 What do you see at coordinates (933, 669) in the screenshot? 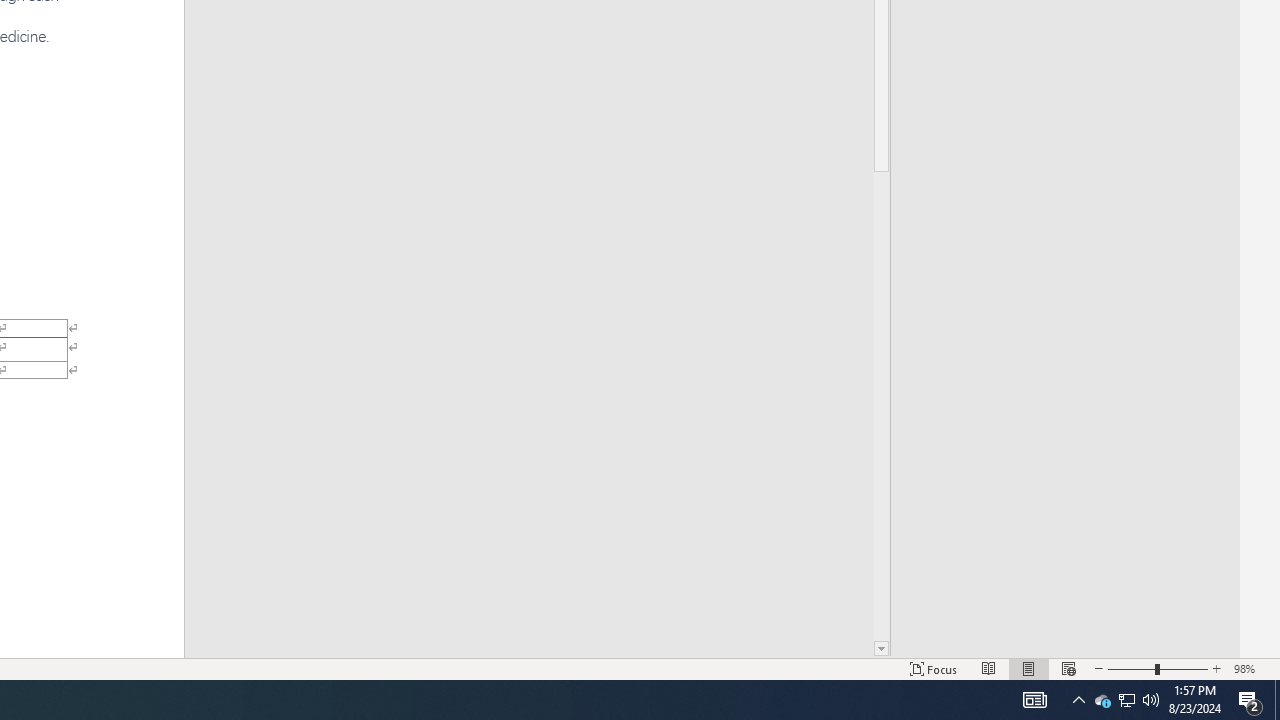
I see `'Focus '` at bounding box center [933, 669].